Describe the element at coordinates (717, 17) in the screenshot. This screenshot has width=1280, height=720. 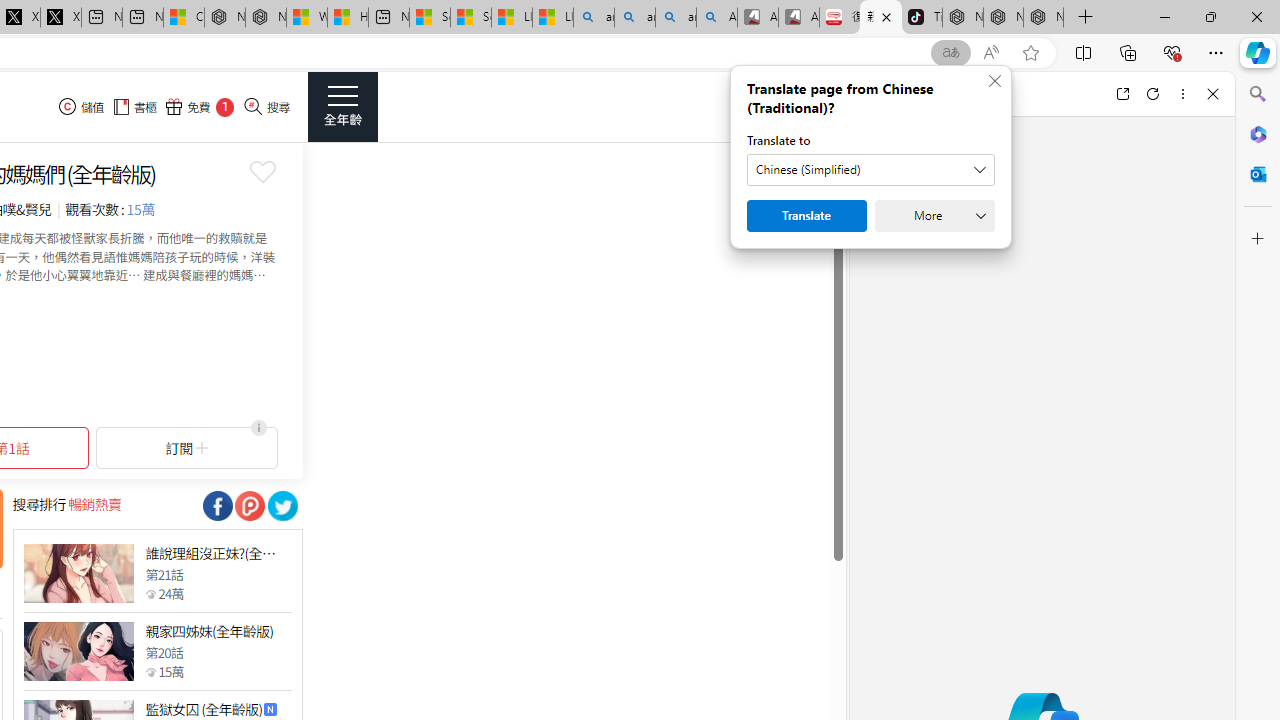
I see `'Amazon Echo Robot - Search Images'` at that location.